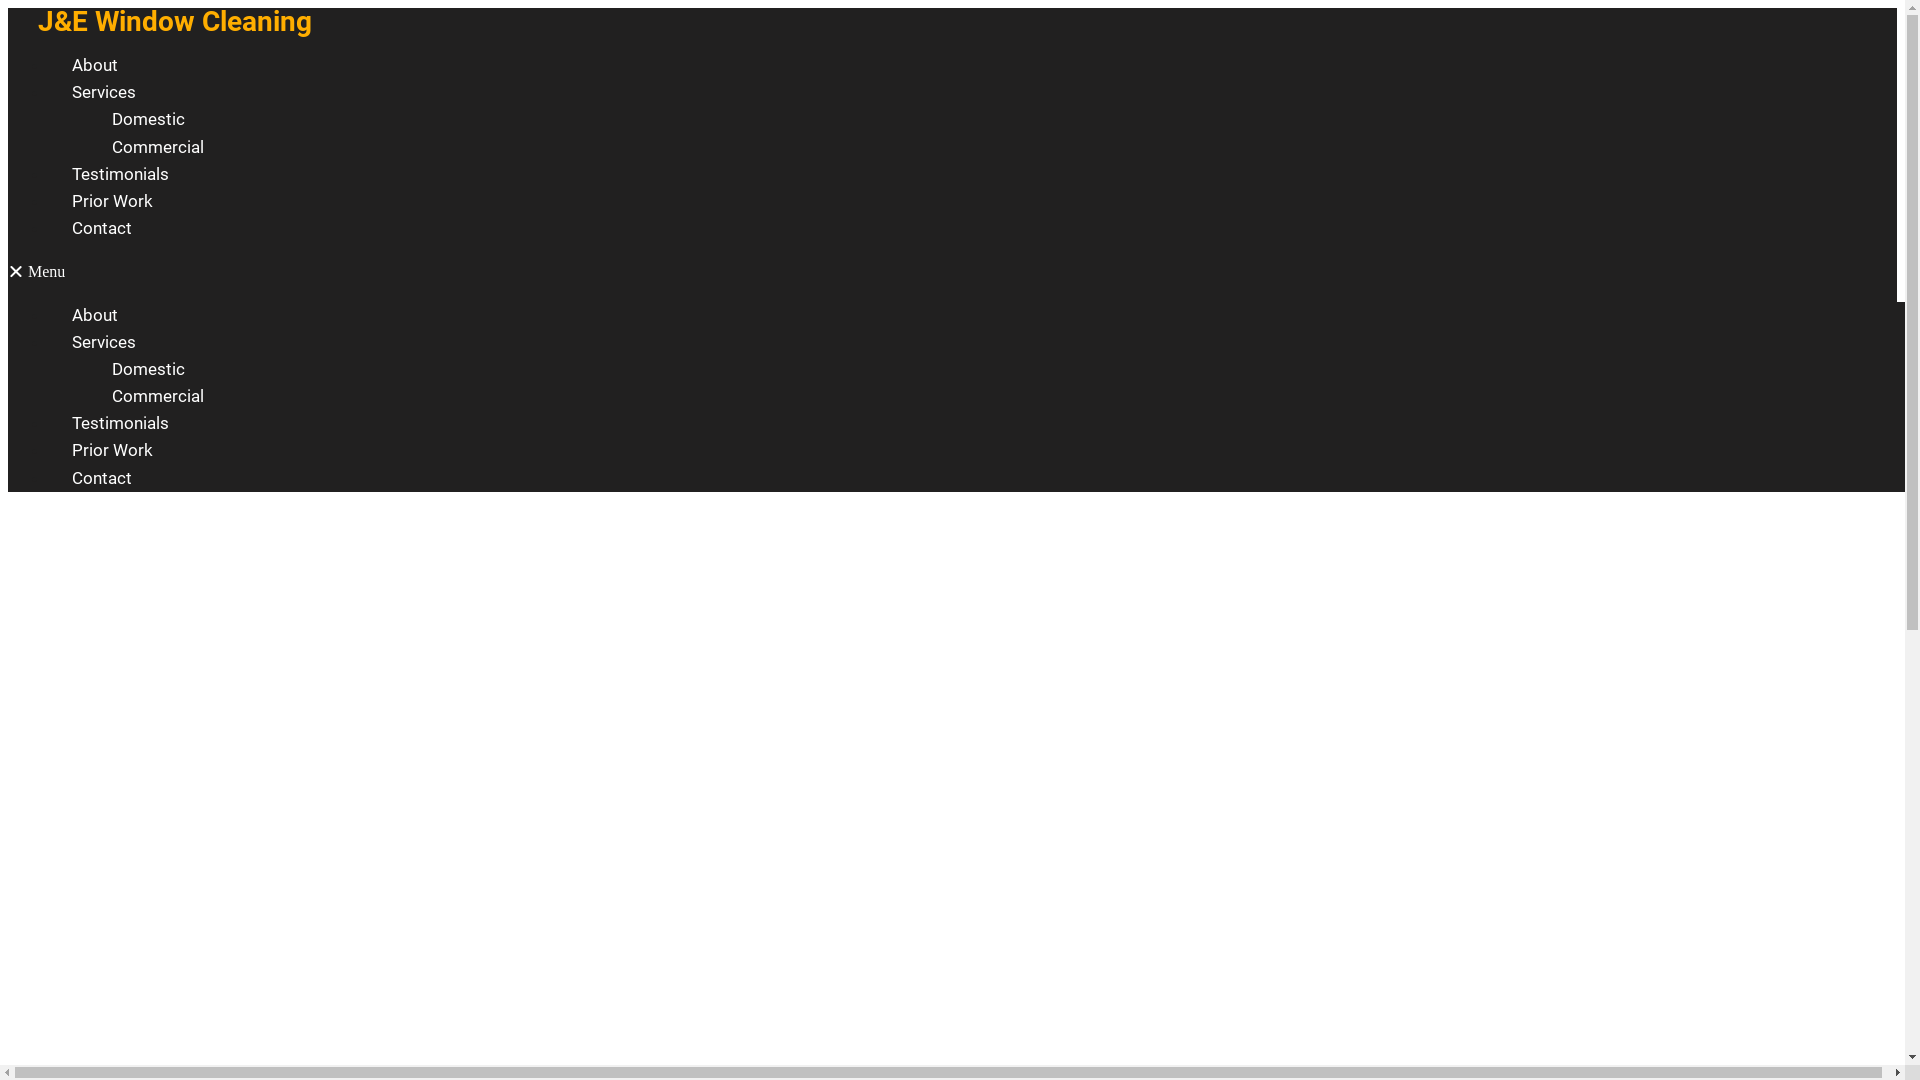 The height and width of the screenshot is (1080, 1920). Describe the element at coordinates (147, 369) in the screenshot. I see `'Domestic'` at that location.